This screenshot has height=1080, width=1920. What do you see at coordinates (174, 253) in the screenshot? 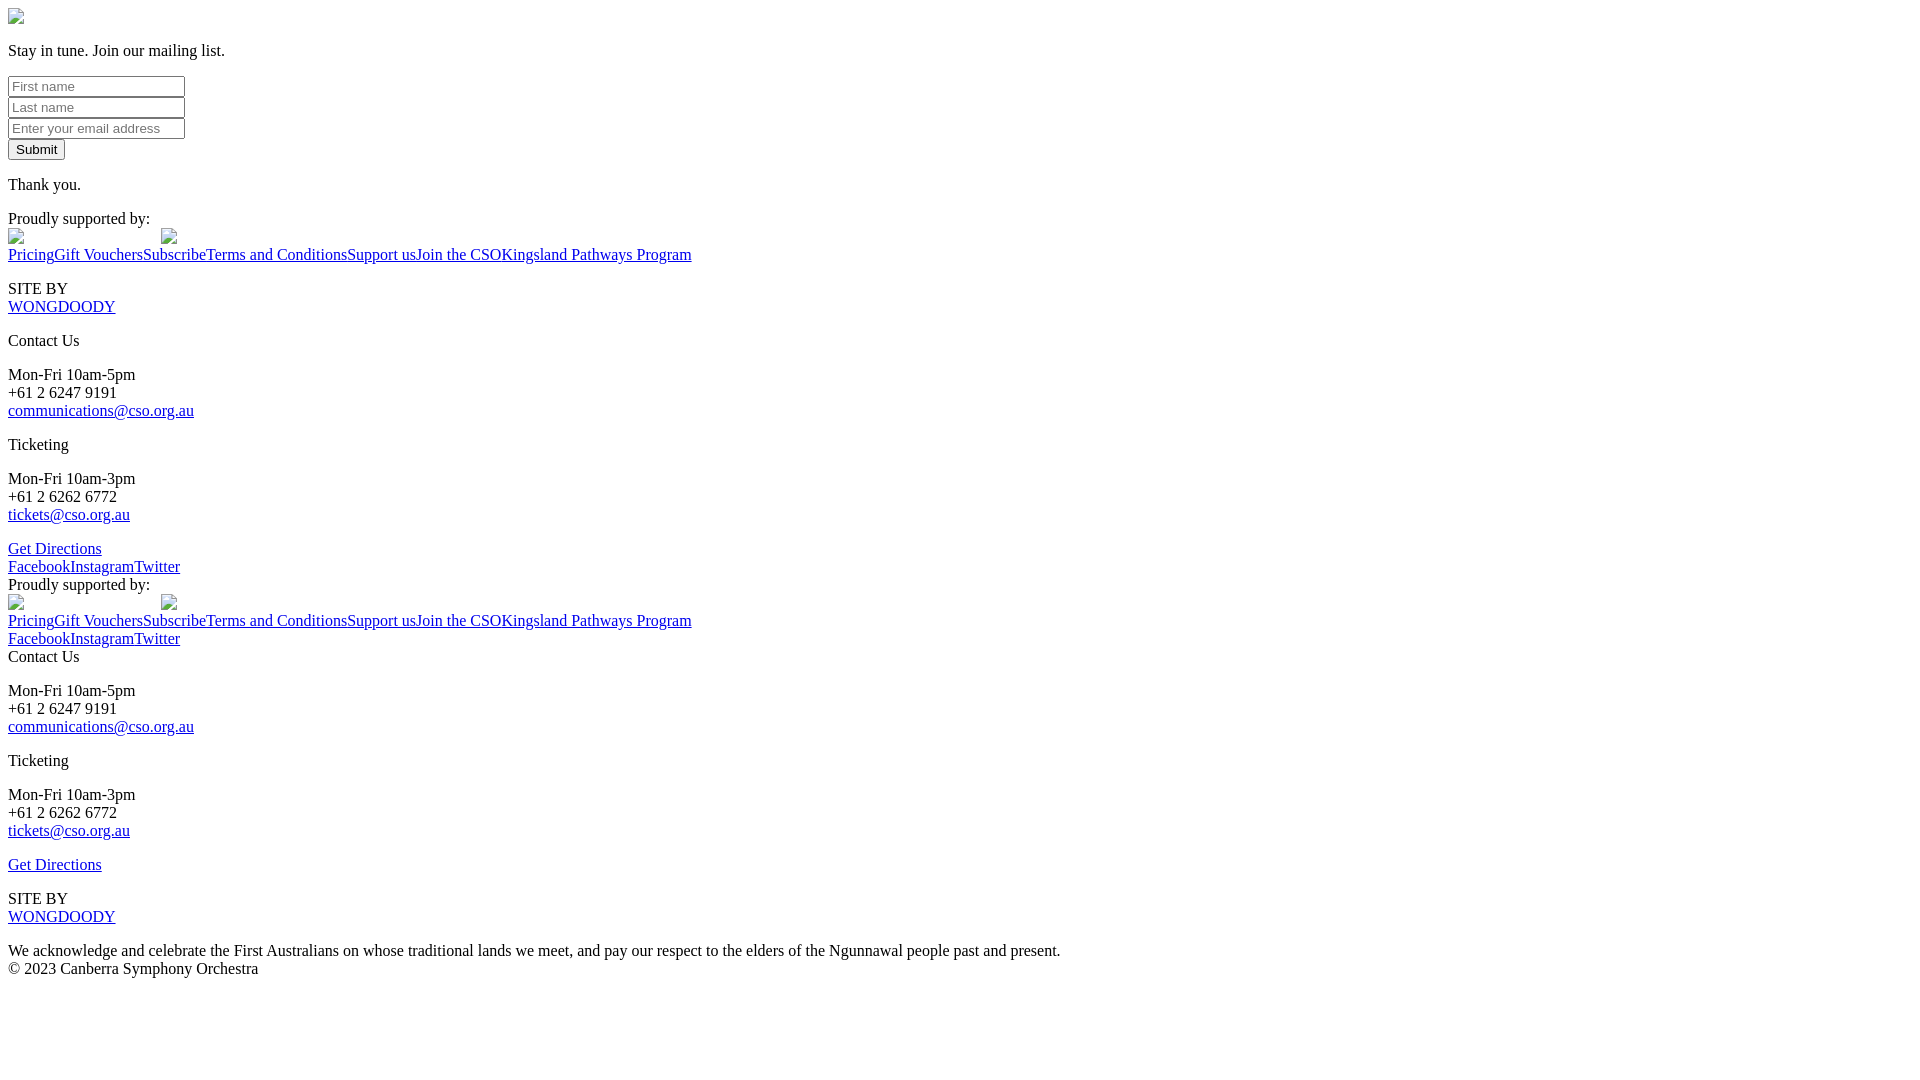
I see `'Subscribe'` at bounding box center [174, 253].